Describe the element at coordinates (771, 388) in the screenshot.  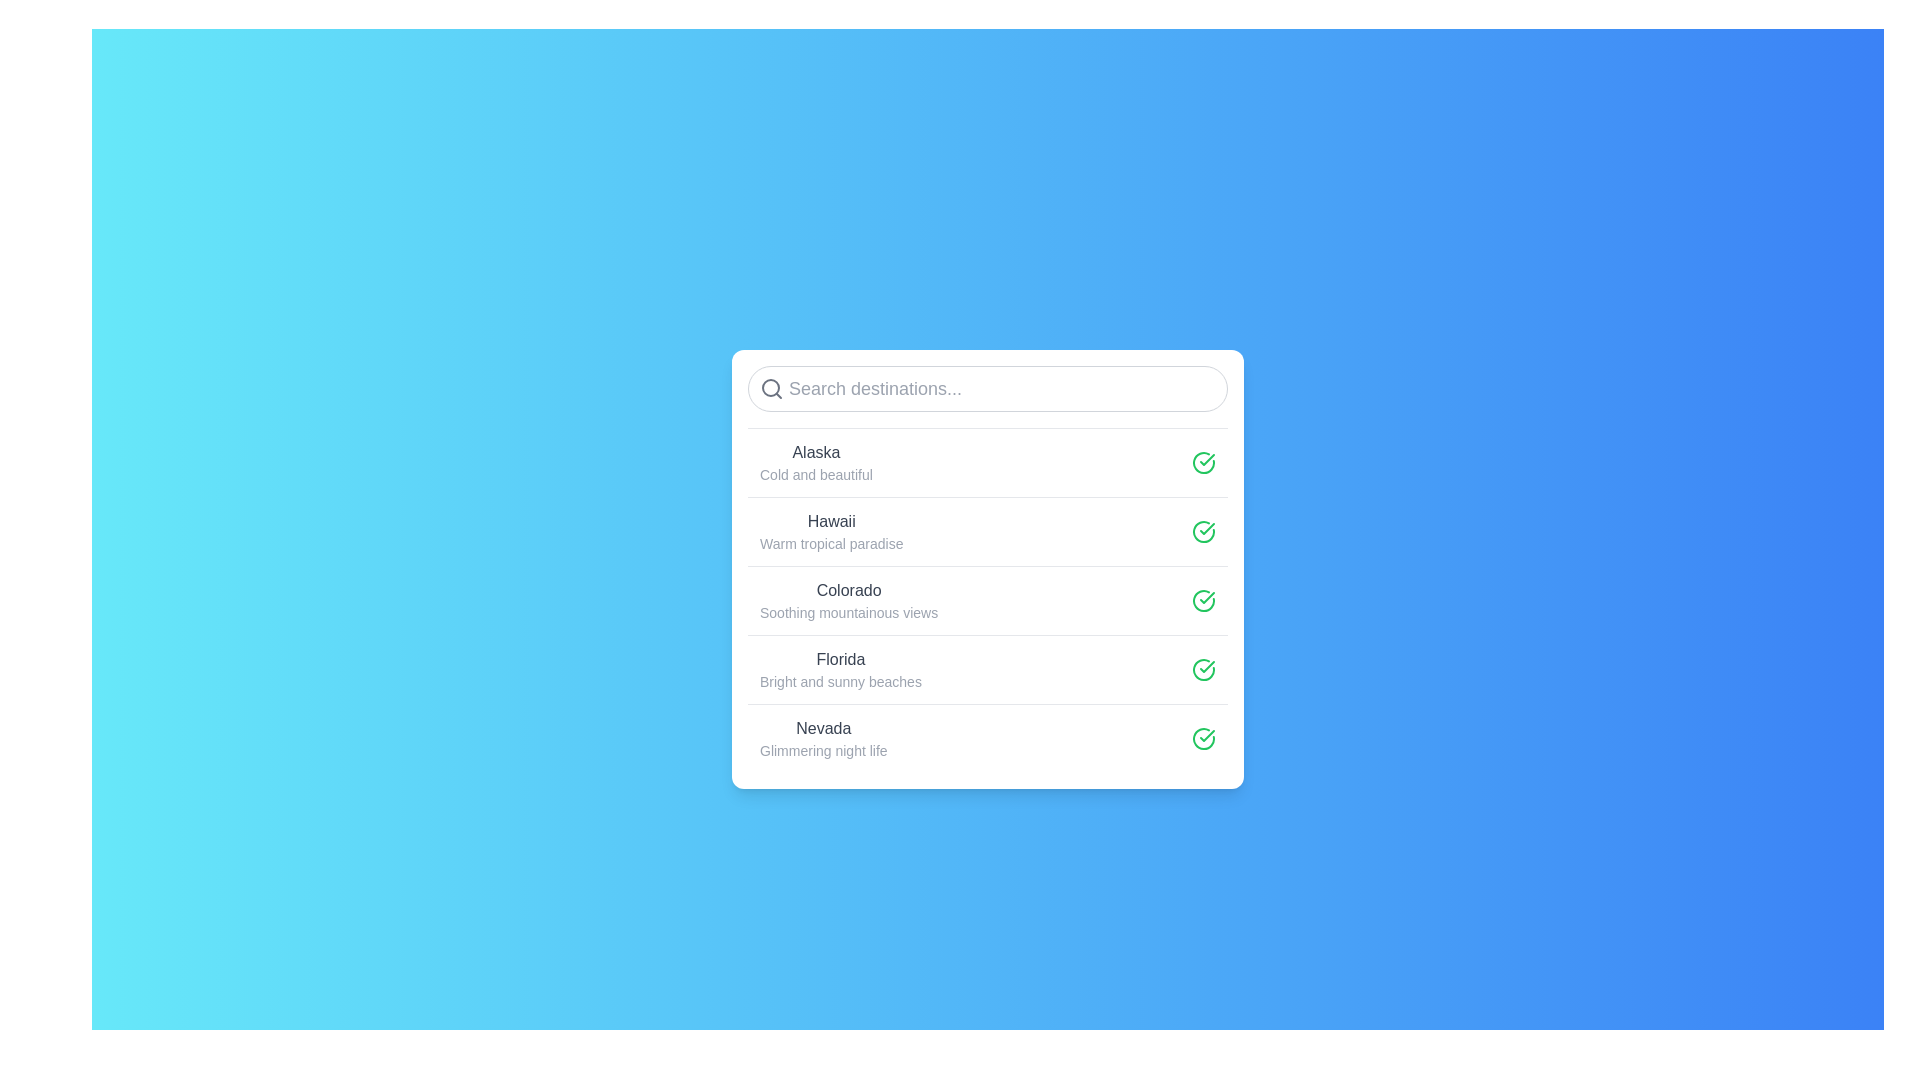
I see `the circular magnifying glass icon located to the far left of the search input field` at that location.